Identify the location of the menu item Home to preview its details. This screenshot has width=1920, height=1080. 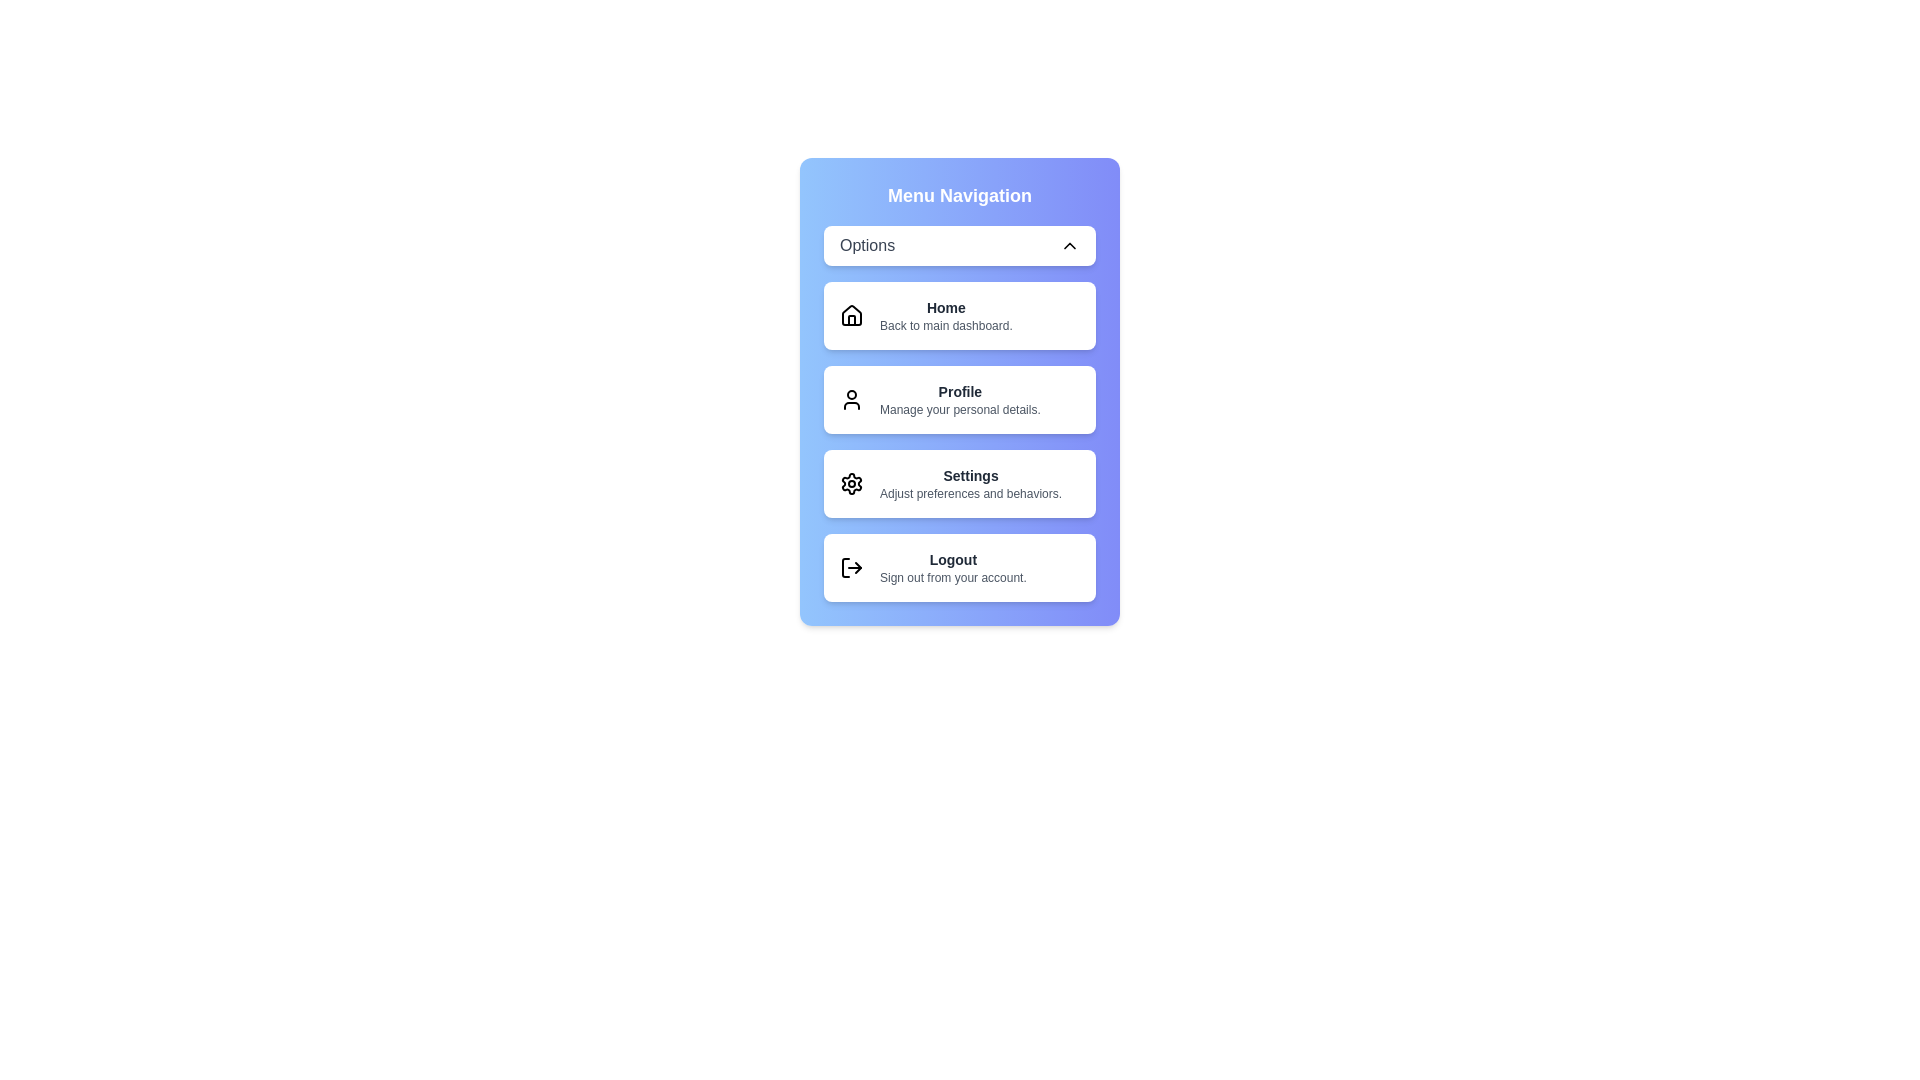
(960, 315).